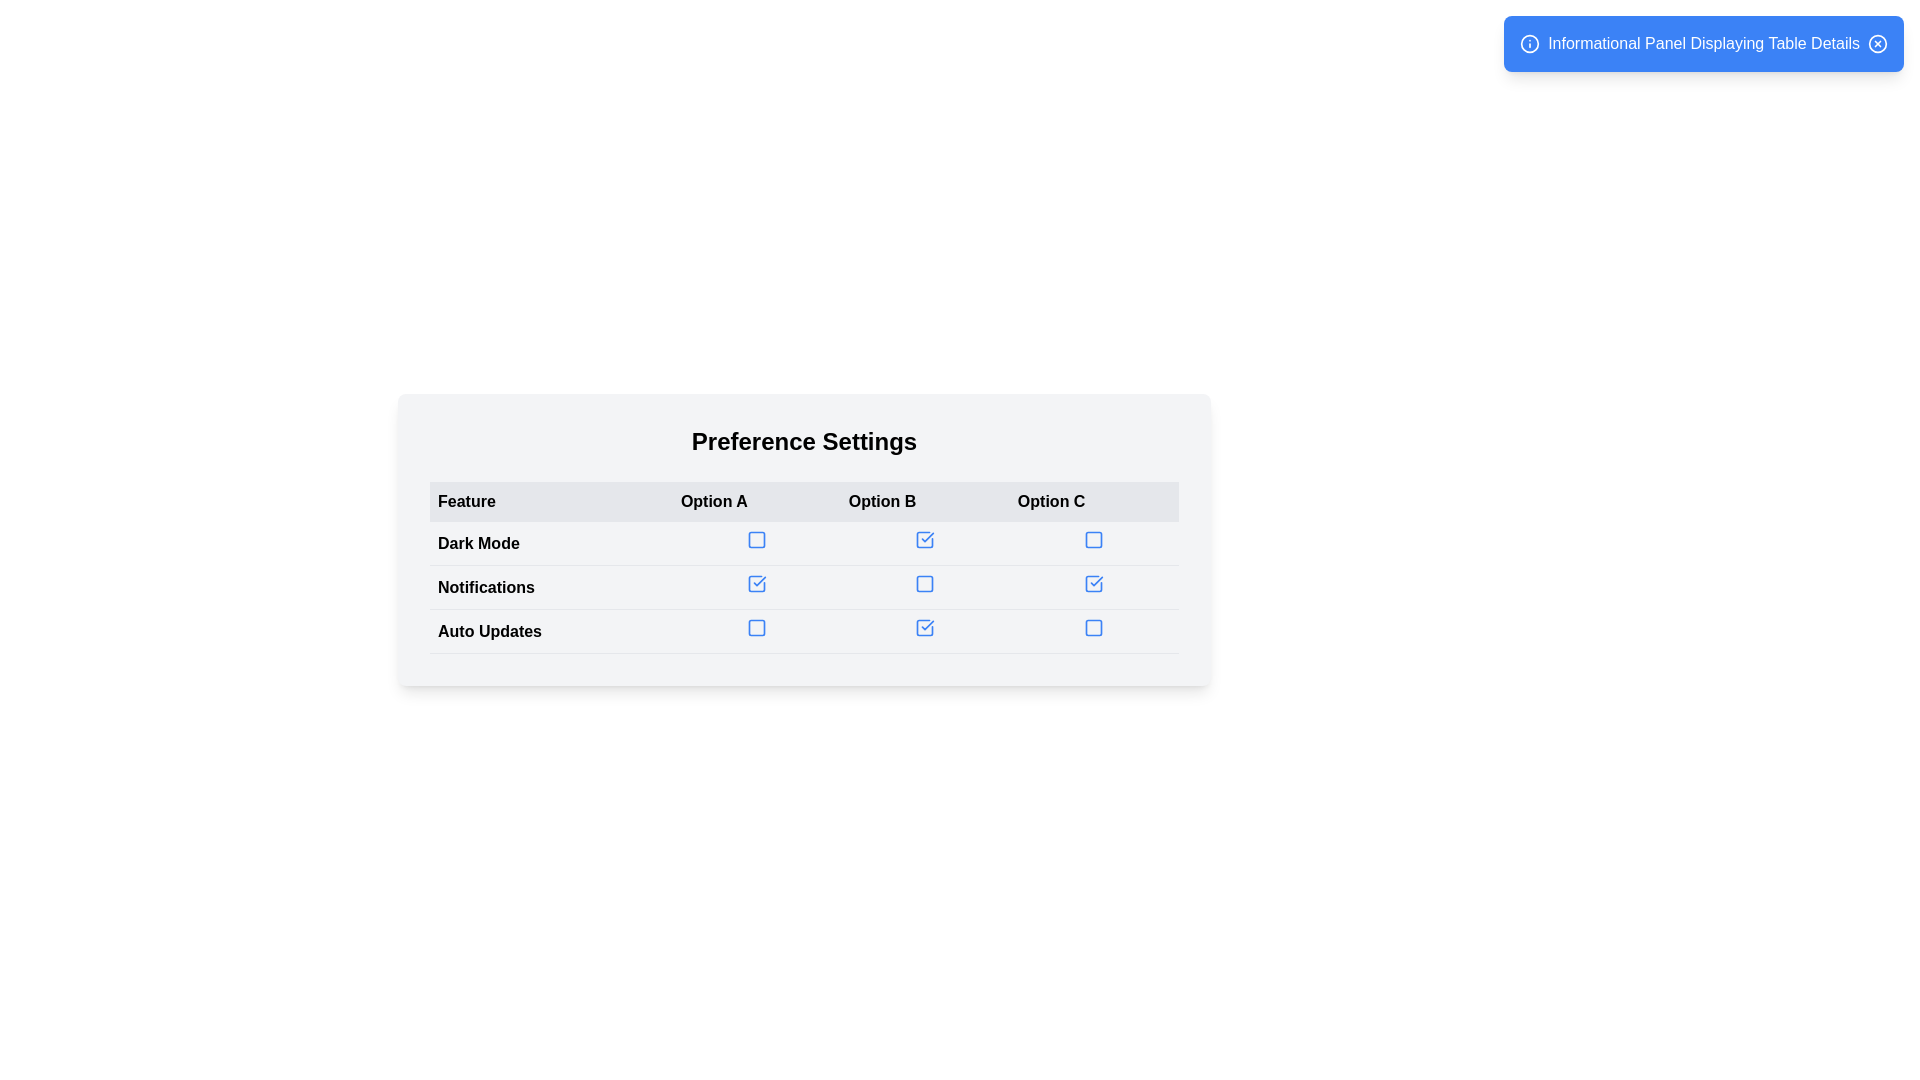  Describe the element at coordinates (755, 540) in the screenshot. I see `the blue hollow checkbox under the 'Option A' column in the 'Preference Settings' table` at that location.